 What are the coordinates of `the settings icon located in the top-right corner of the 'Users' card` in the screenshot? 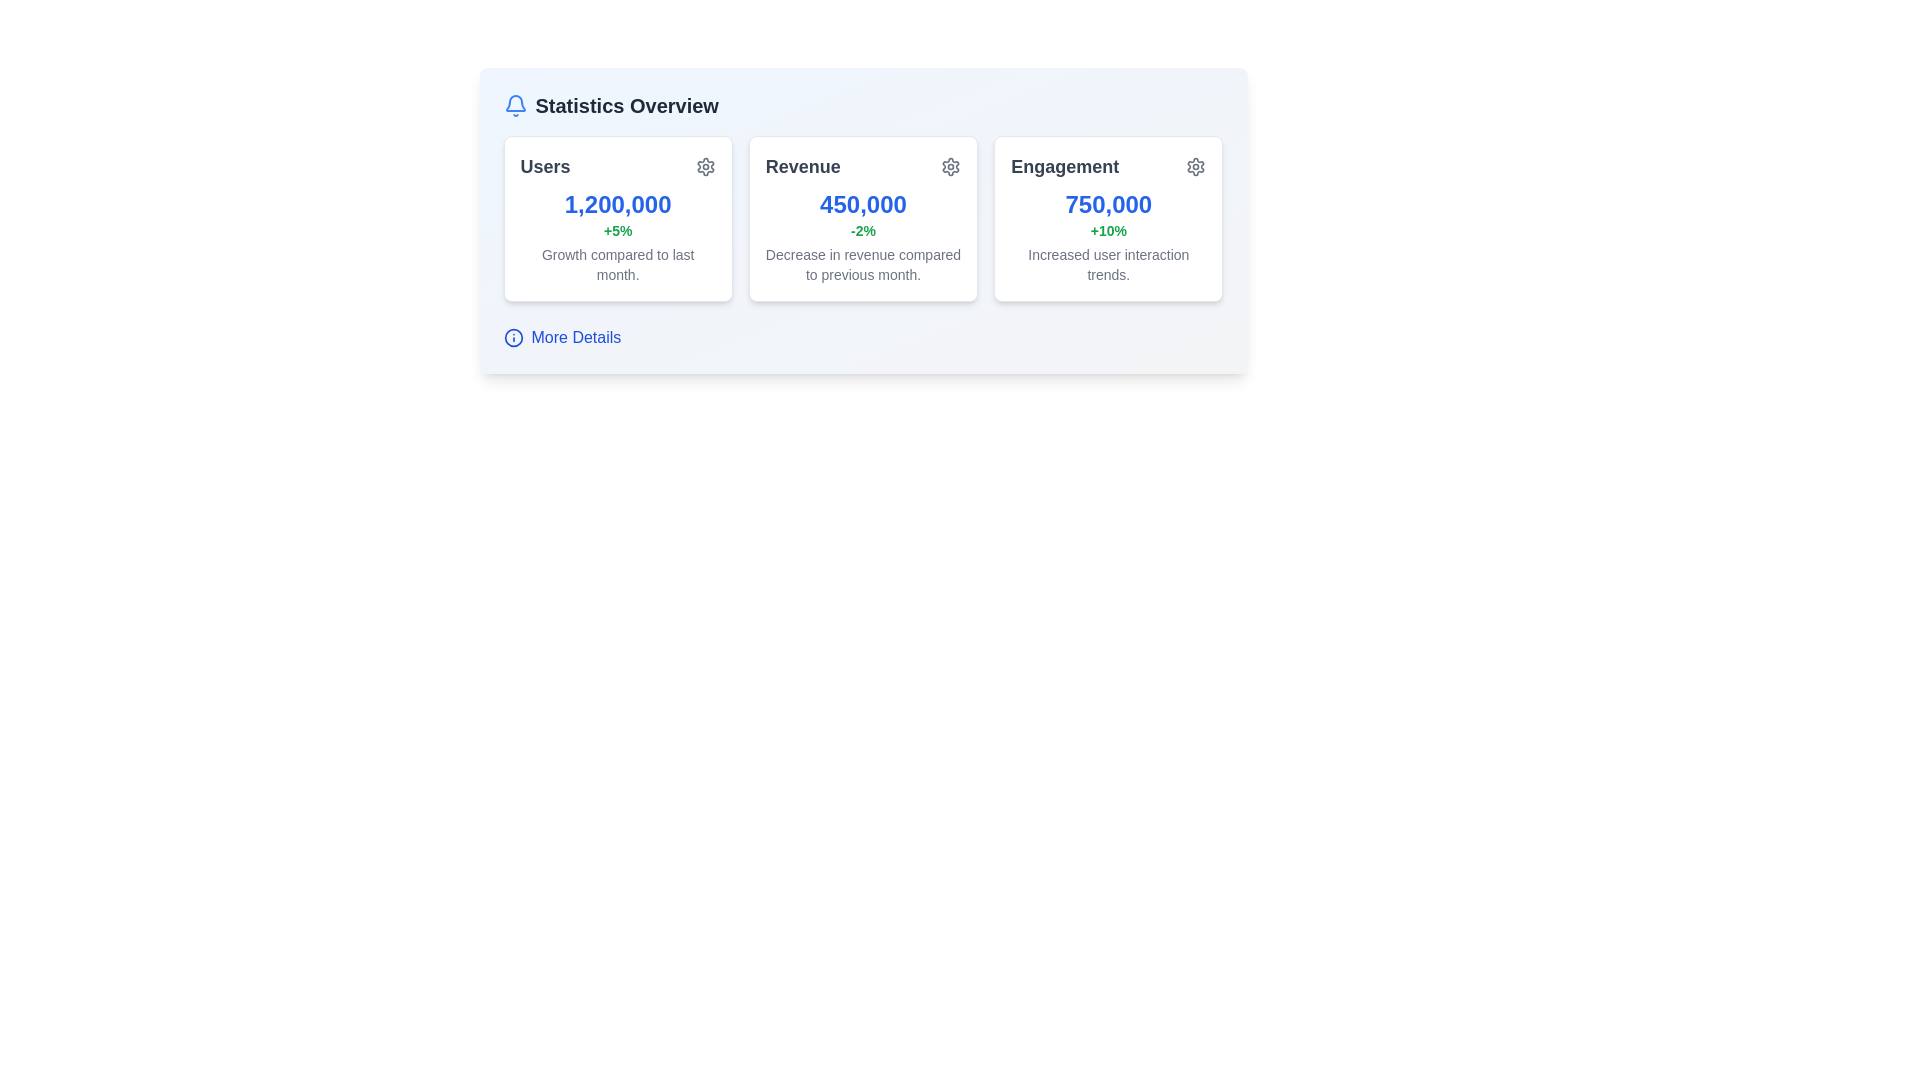 It's located at (705, 165).